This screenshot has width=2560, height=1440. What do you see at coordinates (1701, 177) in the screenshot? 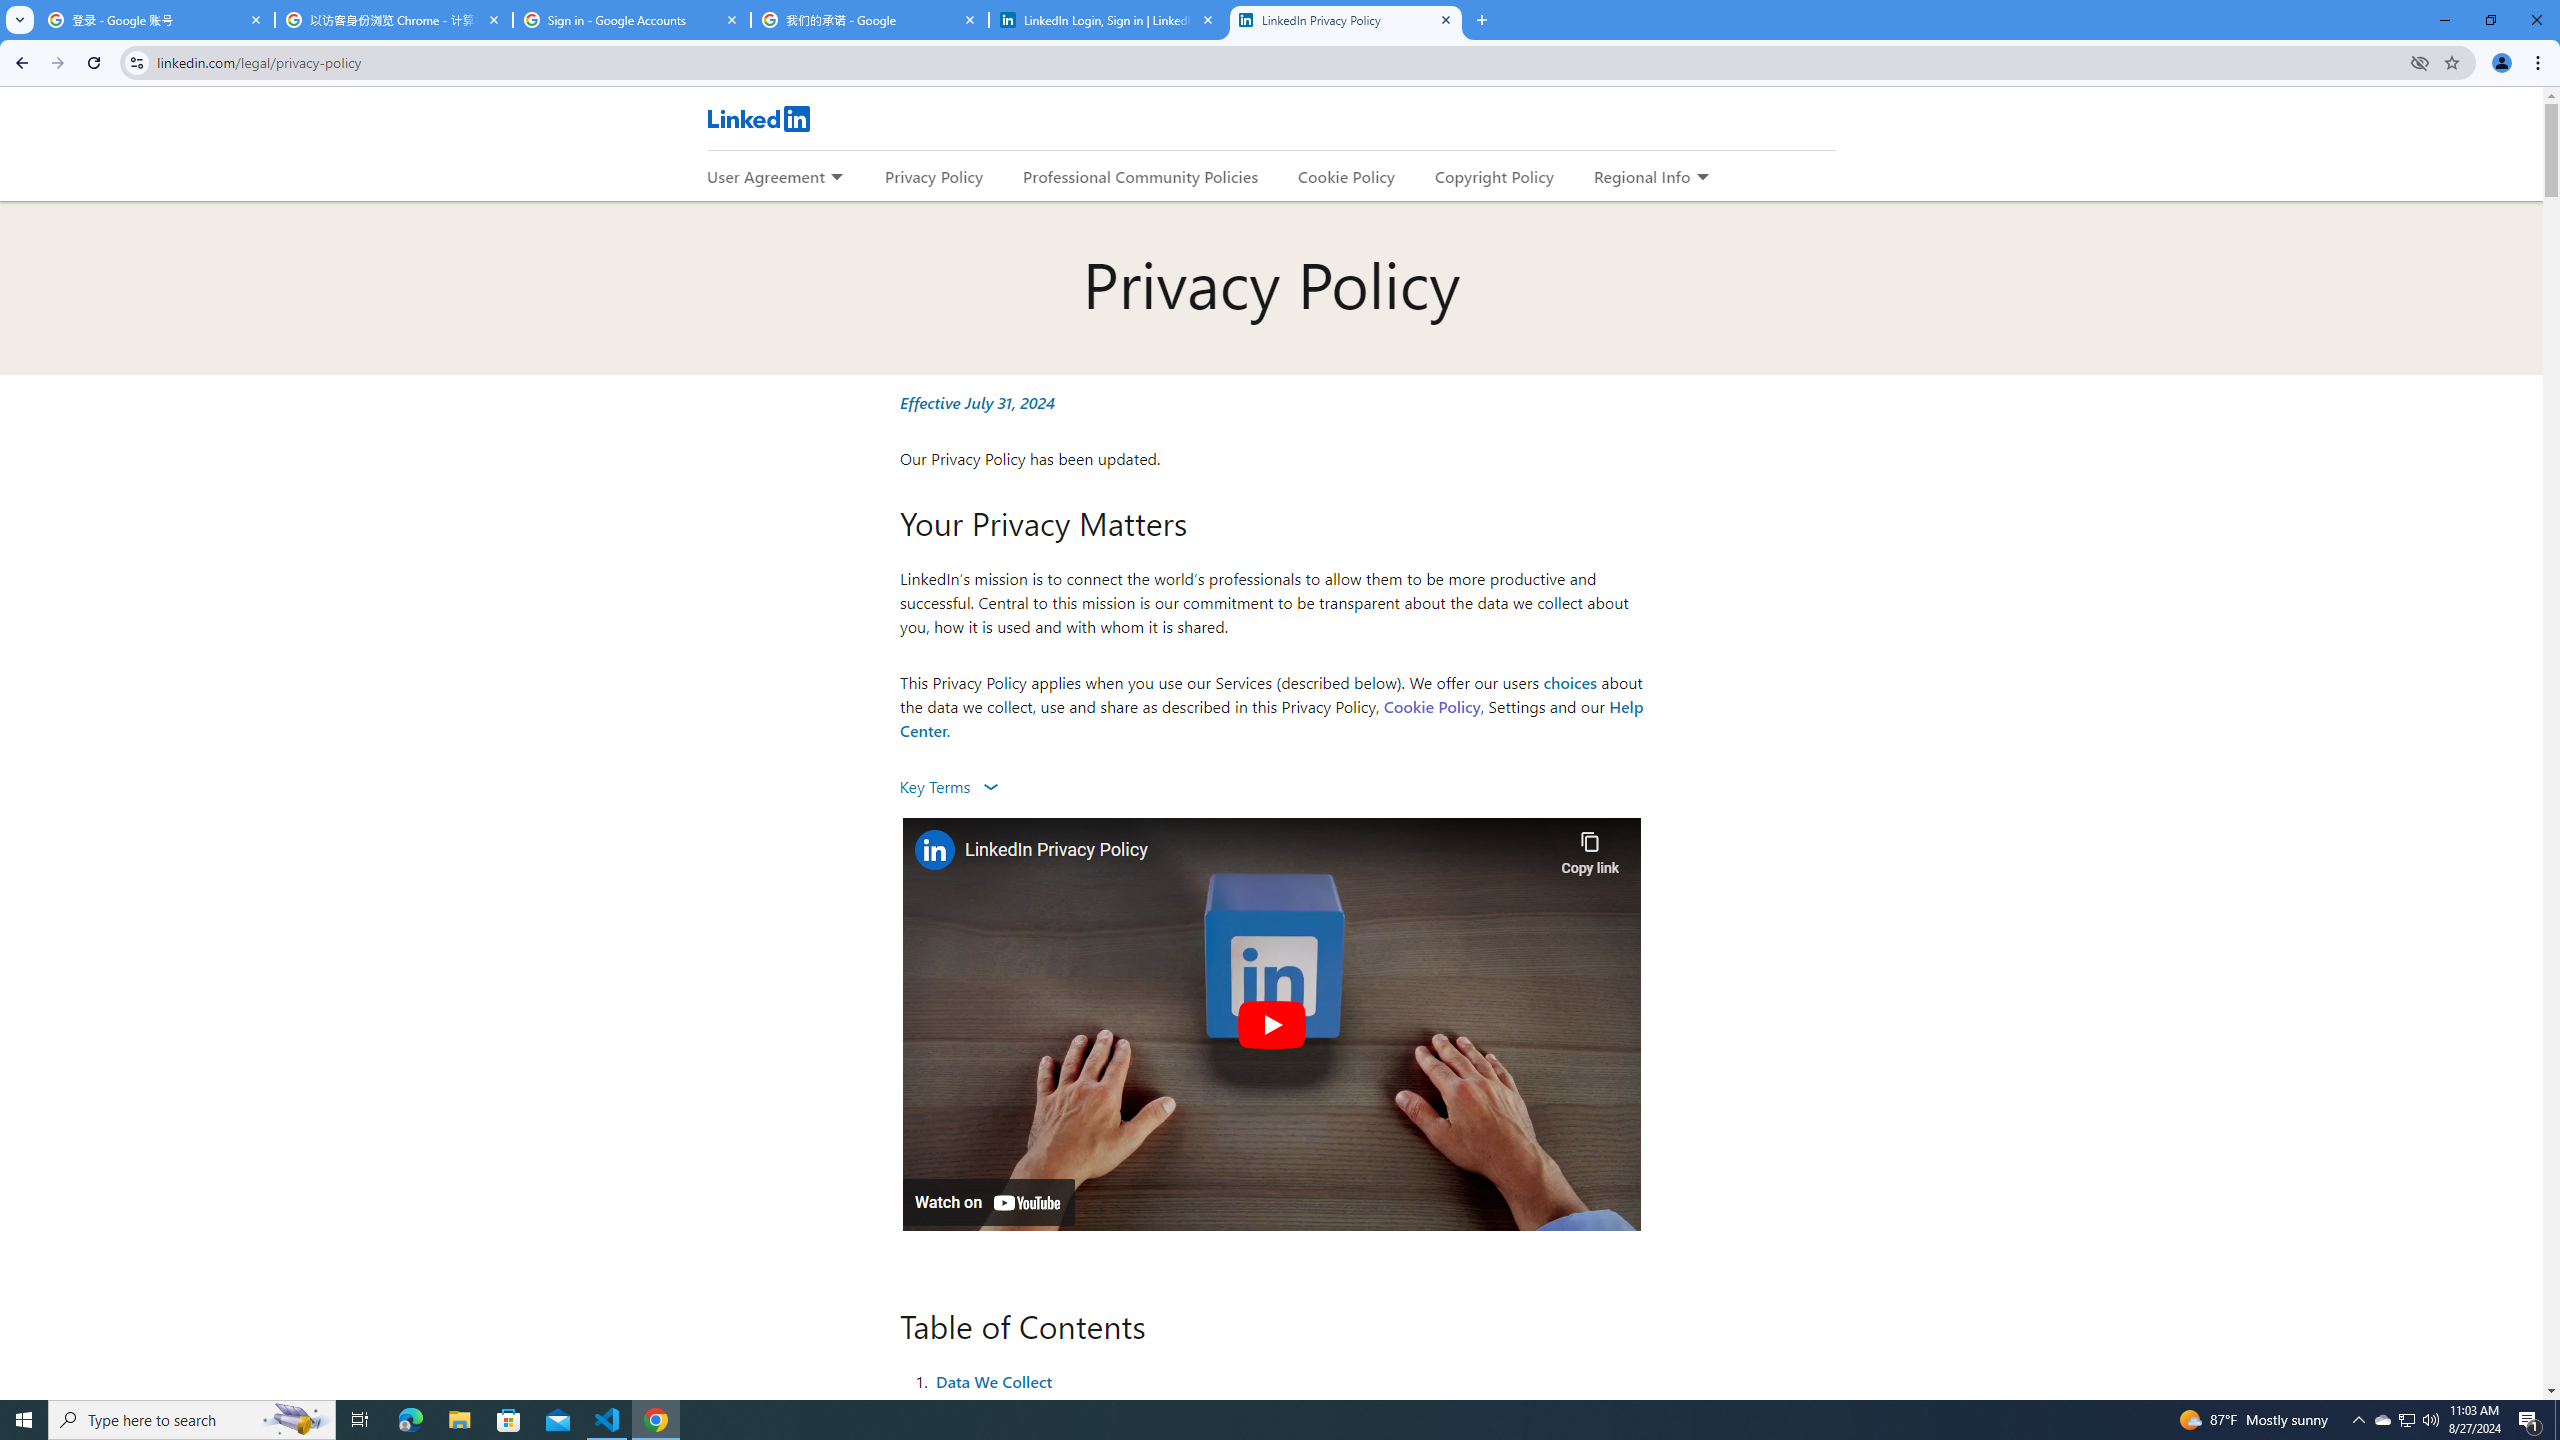
I see `'Expand to show more links for Regional Info'` at bounding box center [1701, 177].